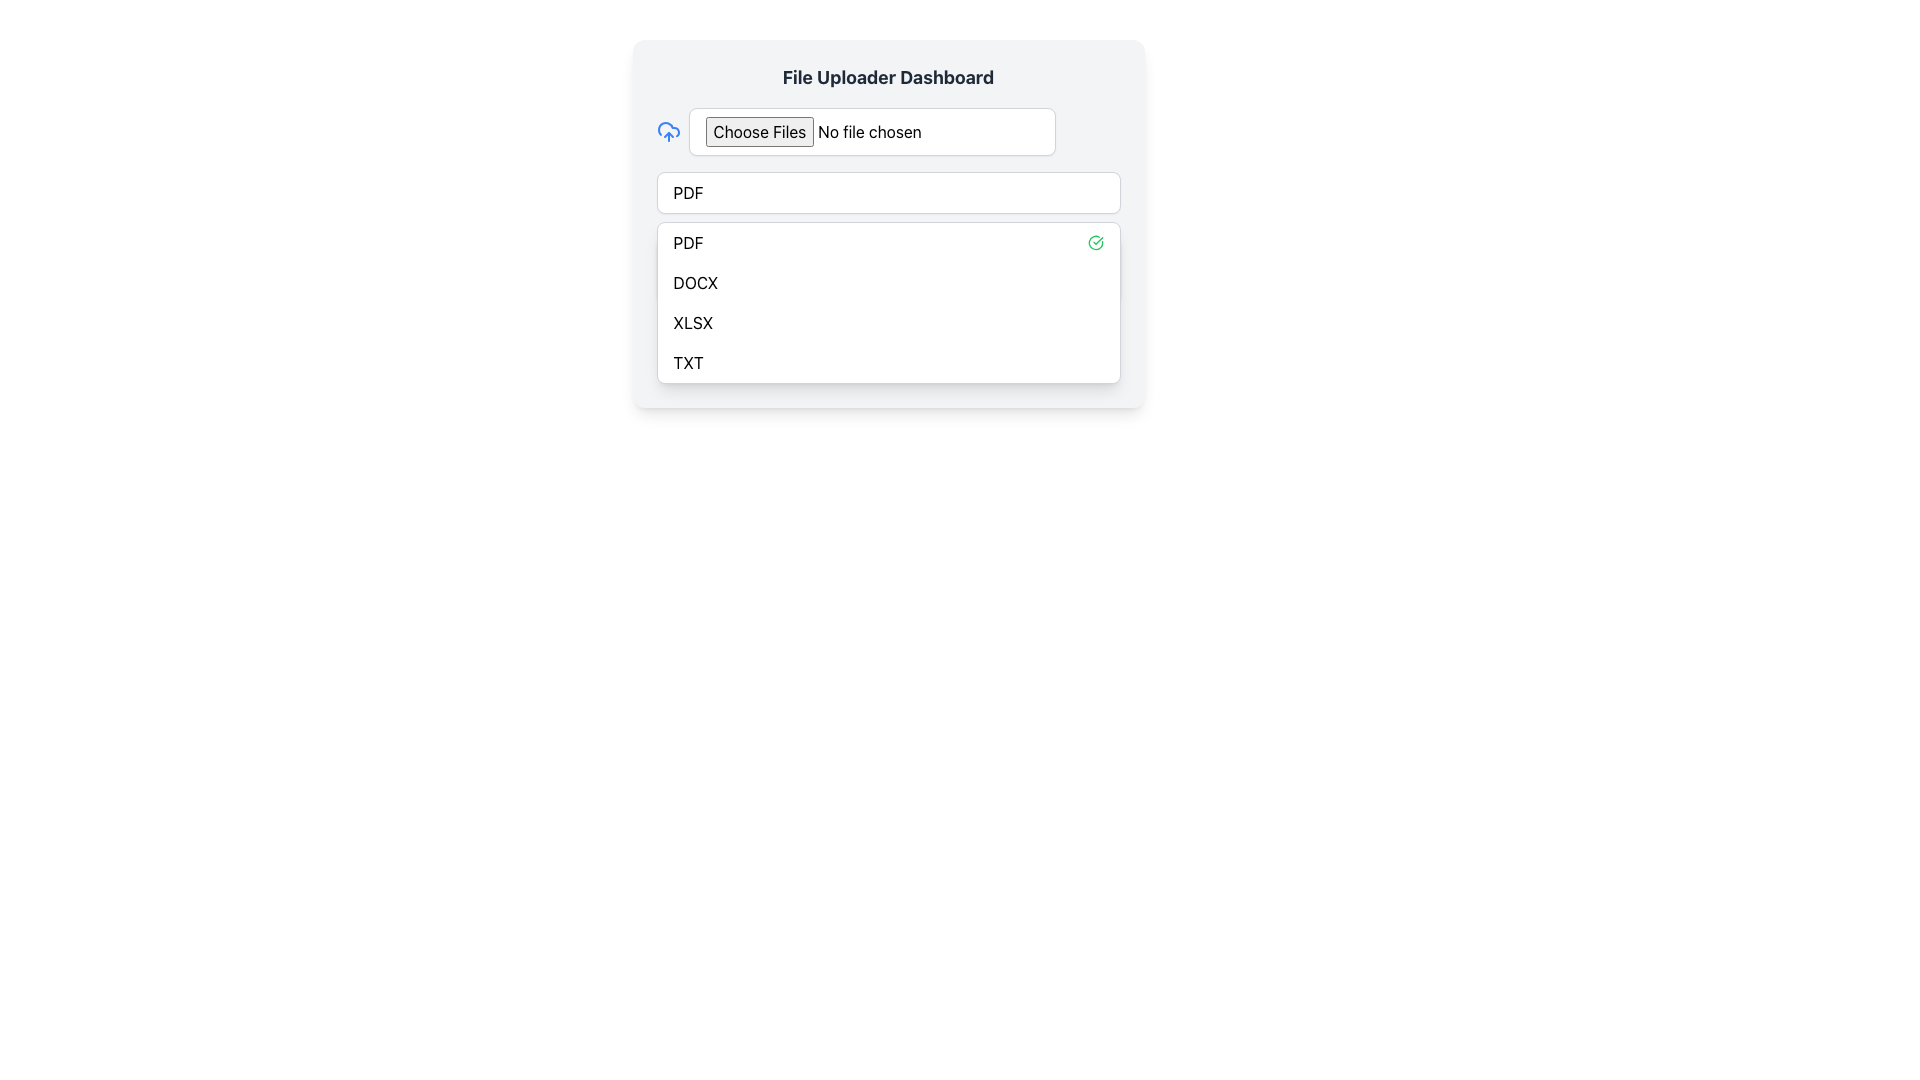 This screenshot has height=1080, width=1920. I want to click on the 'DOCX' option in the file type dropdown menu, so click(695, 282).